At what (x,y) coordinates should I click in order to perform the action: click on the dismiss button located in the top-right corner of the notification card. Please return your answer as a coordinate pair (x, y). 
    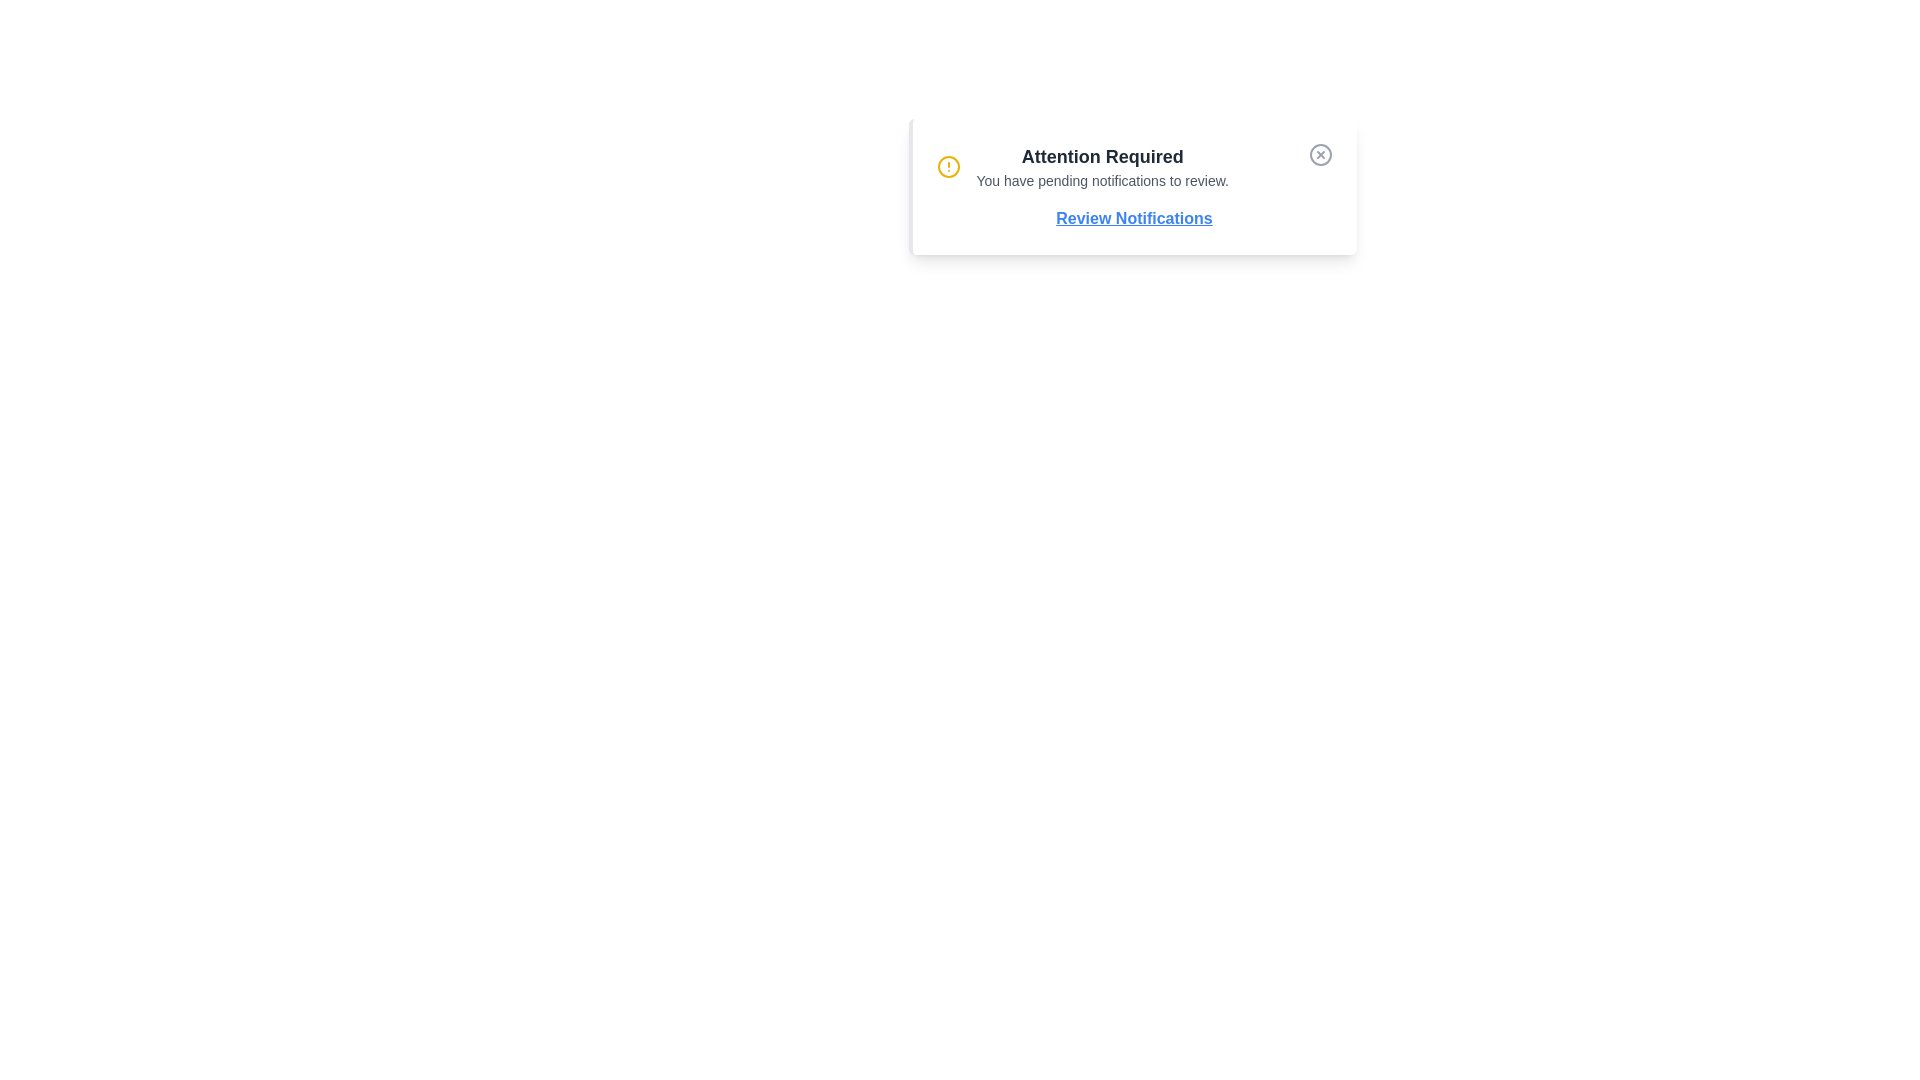
    Looking at the image, I should click on (1320, 153).